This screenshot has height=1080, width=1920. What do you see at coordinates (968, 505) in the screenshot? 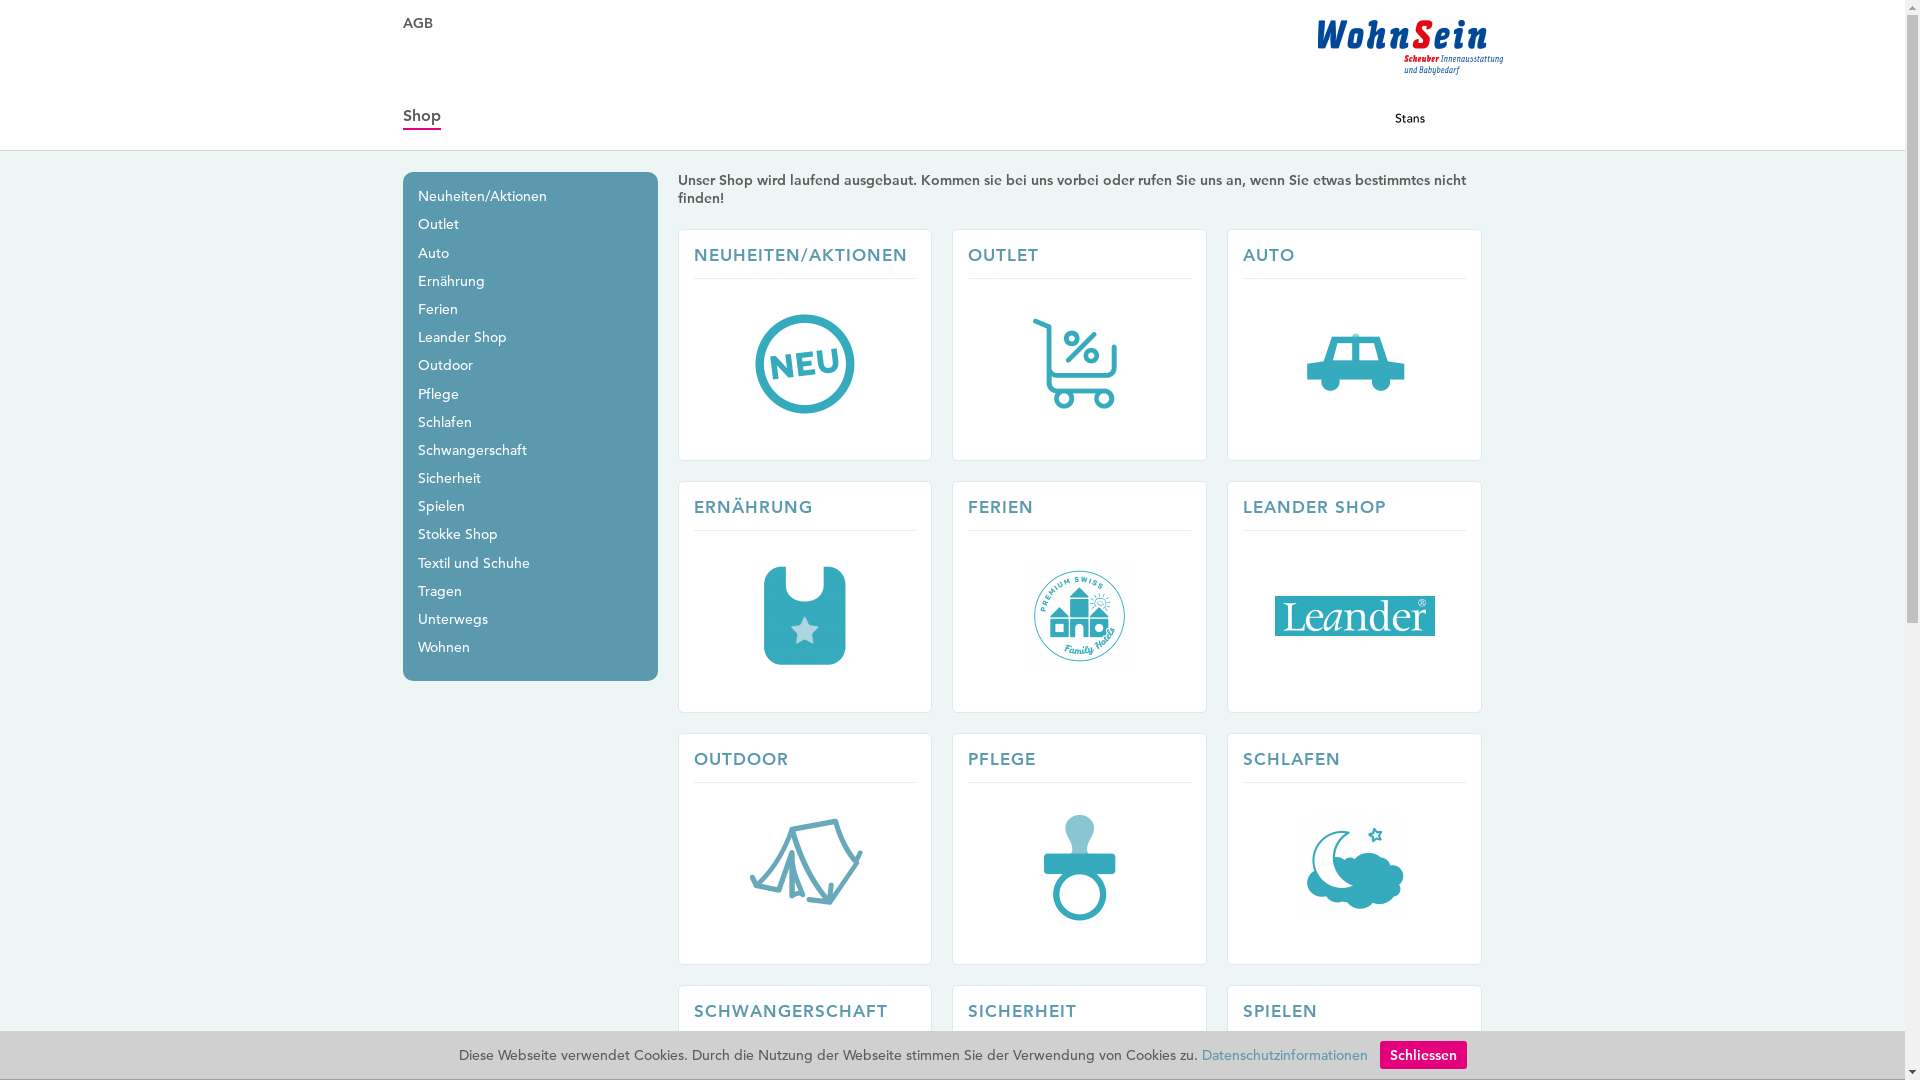
I see `'FERIEN'` at bounding box center [968, 505].